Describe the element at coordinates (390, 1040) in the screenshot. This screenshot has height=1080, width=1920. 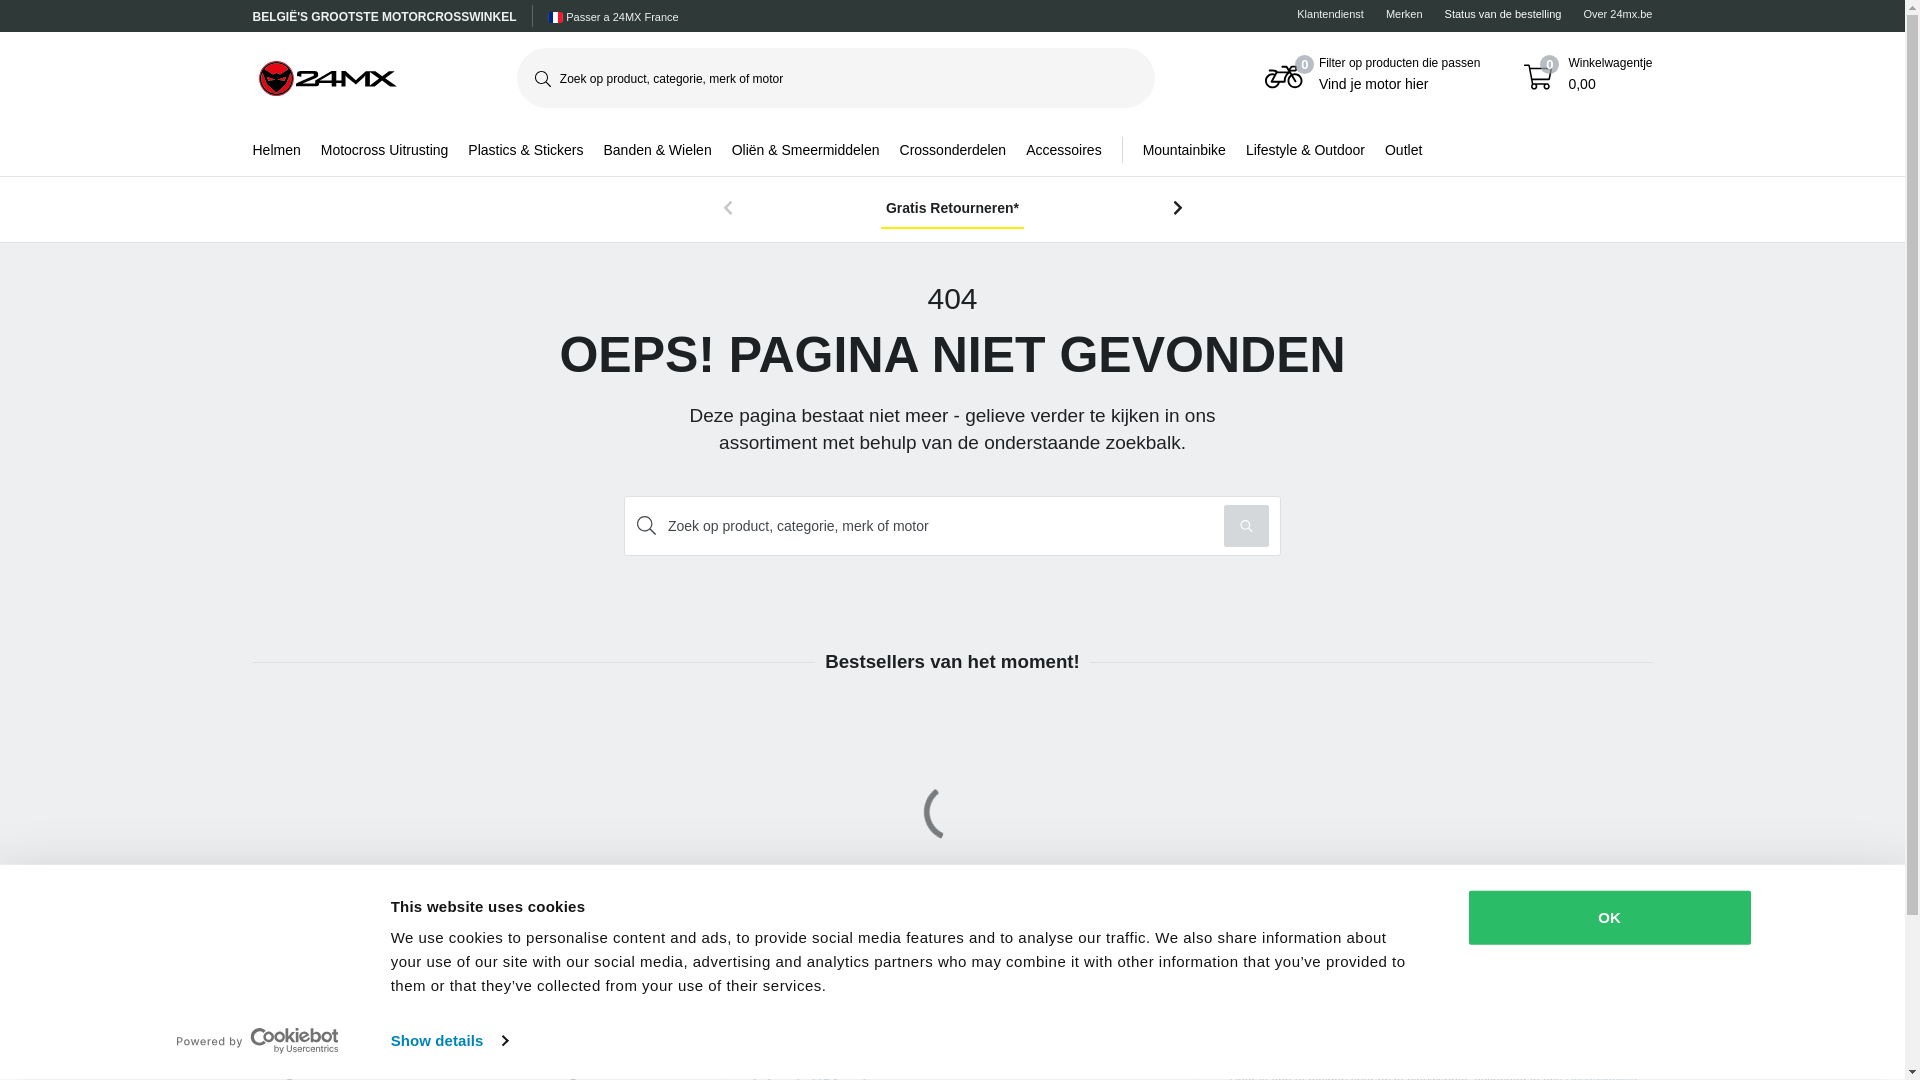
I see `'Show details'` at that location.